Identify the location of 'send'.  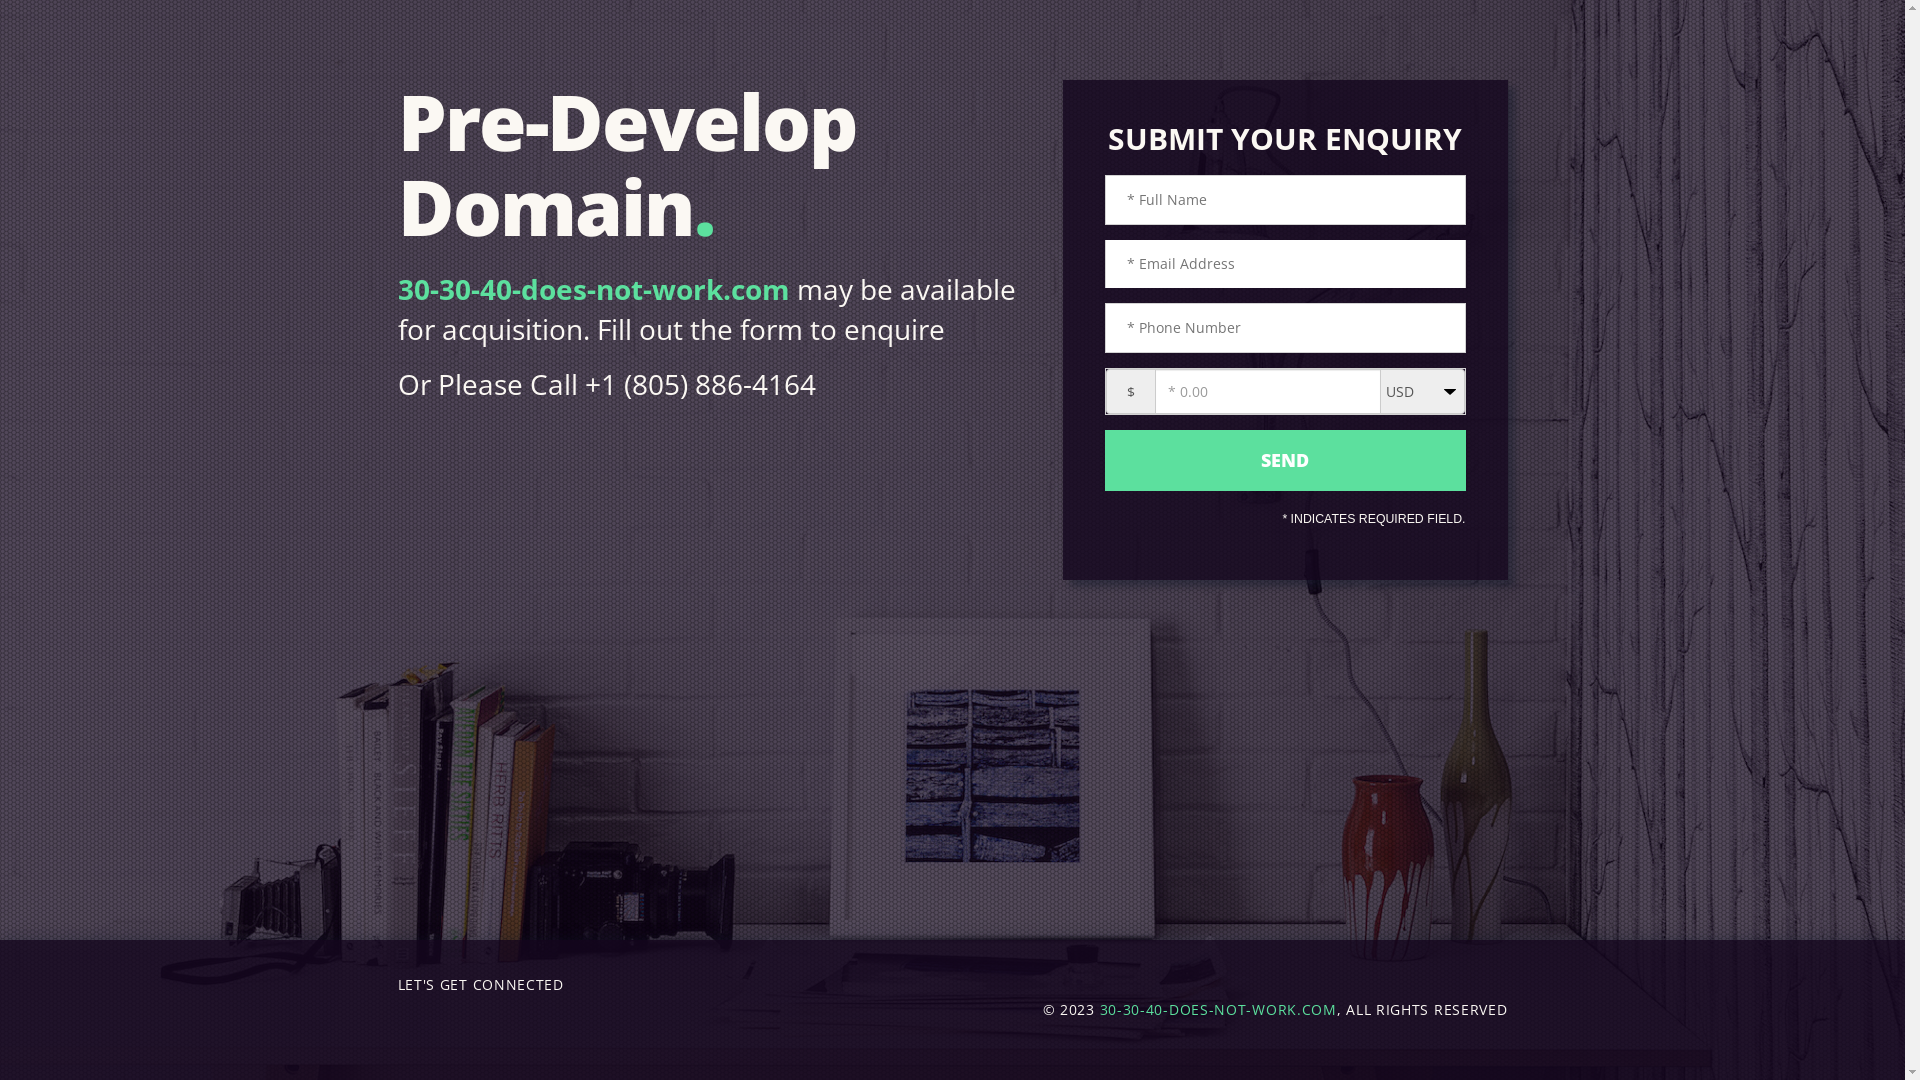
(1284, 460).